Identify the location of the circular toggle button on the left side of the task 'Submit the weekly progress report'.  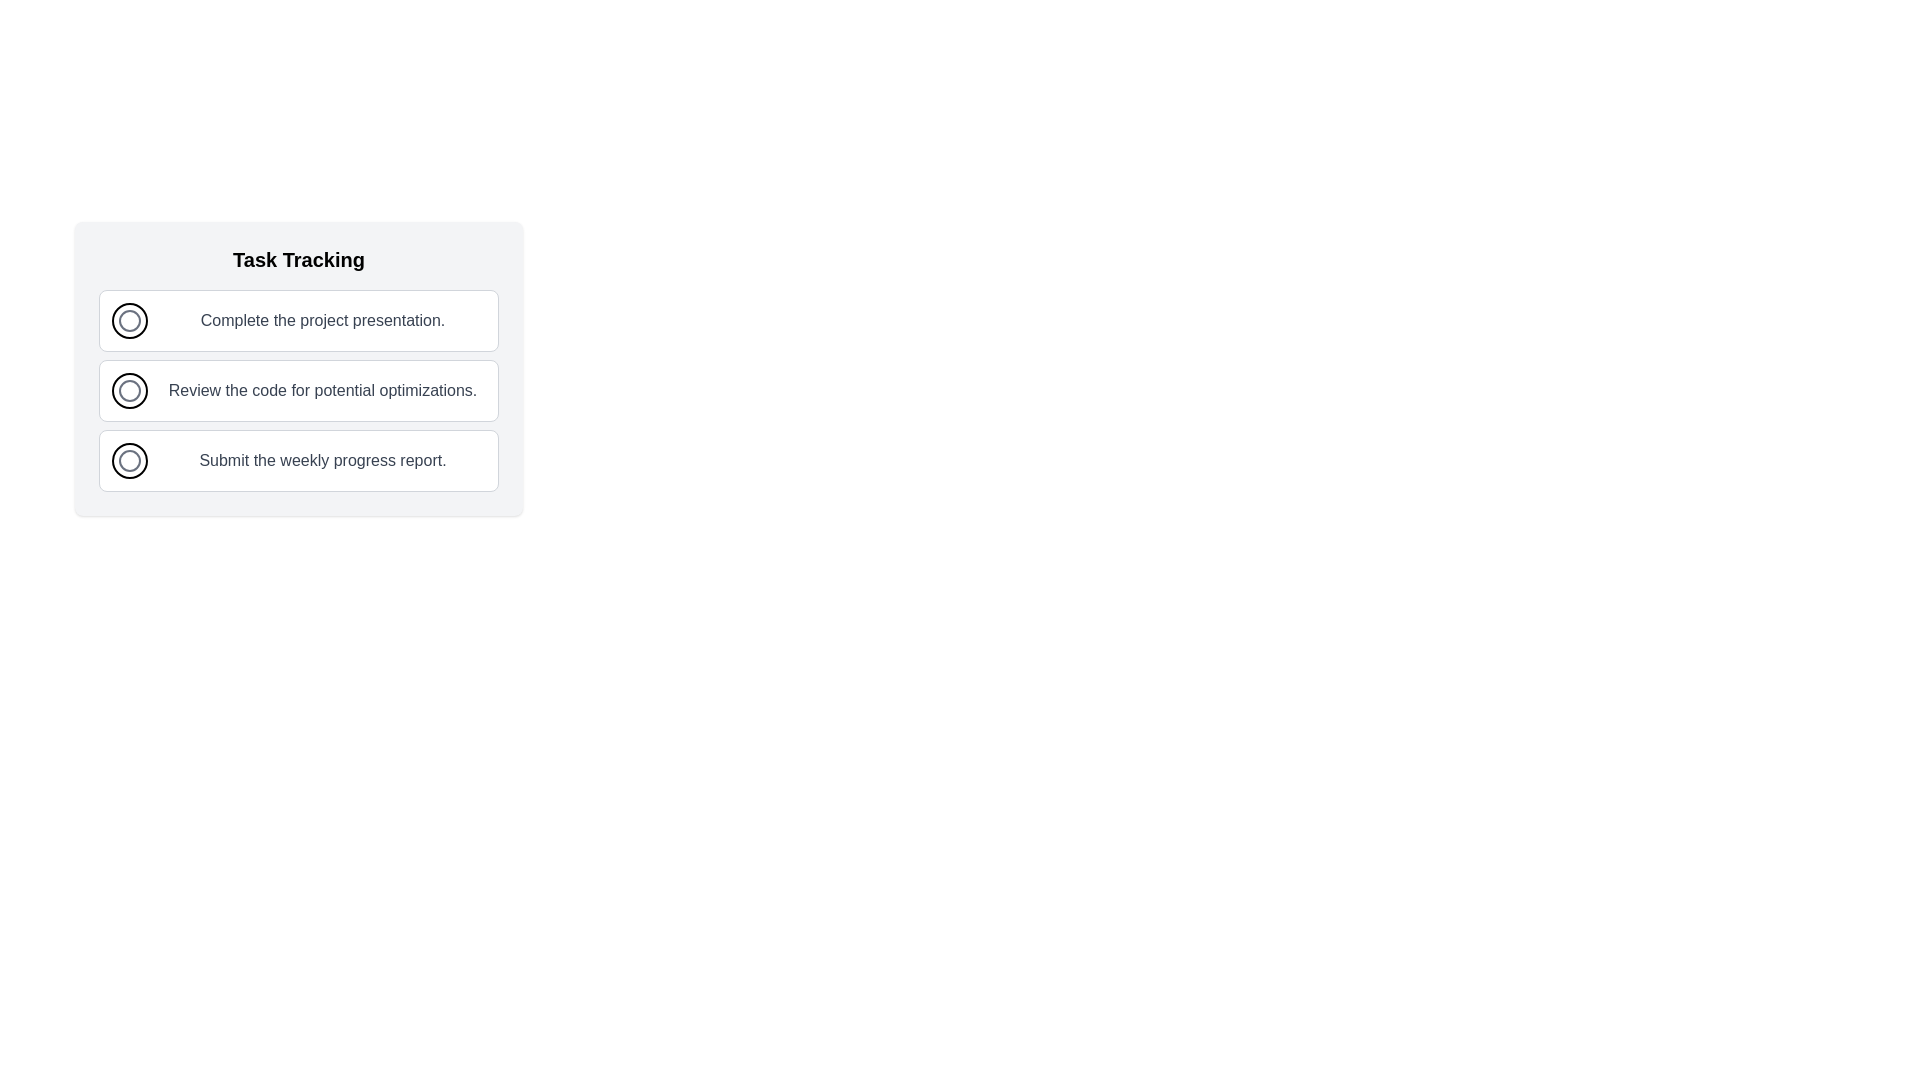
(128, 461).